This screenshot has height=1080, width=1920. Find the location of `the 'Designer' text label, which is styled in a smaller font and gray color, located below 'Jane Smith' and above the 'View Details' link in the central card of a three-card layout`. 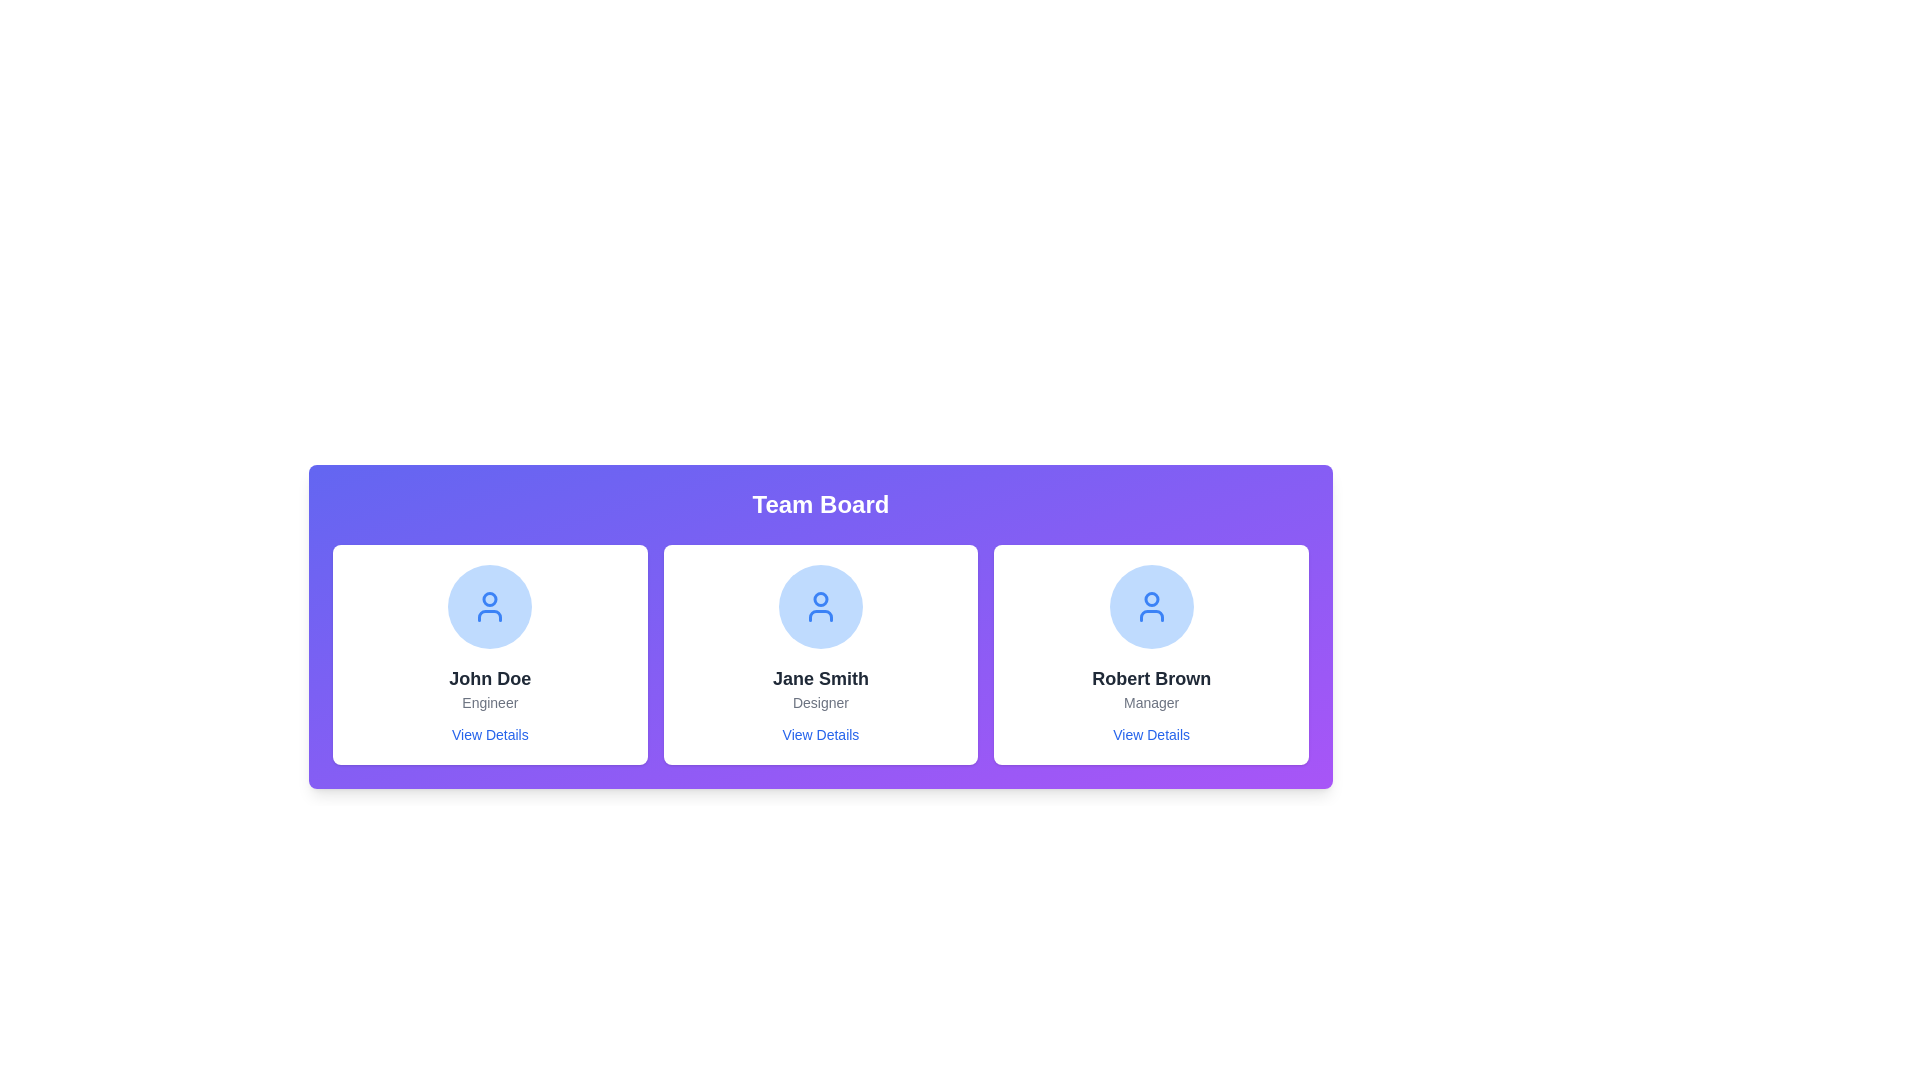

the 'Designer' text label, which is styled in a smaller font and gray color, located below 'Jane Smith' and above the 'View Details' link in the central card of a three-card layout is located at coordinates (820, 701).